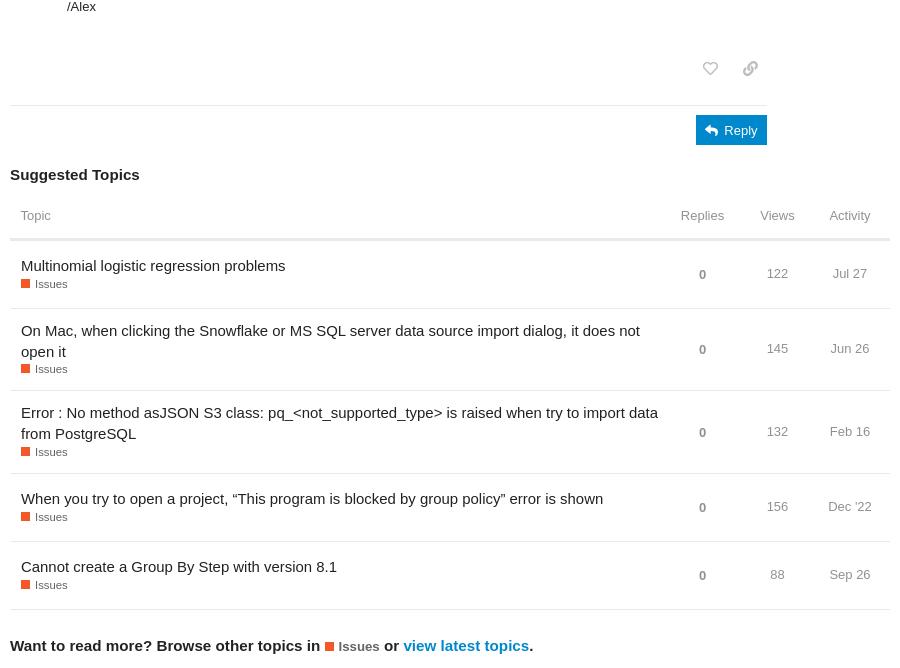  I want to click on '122', so click(775, 272).